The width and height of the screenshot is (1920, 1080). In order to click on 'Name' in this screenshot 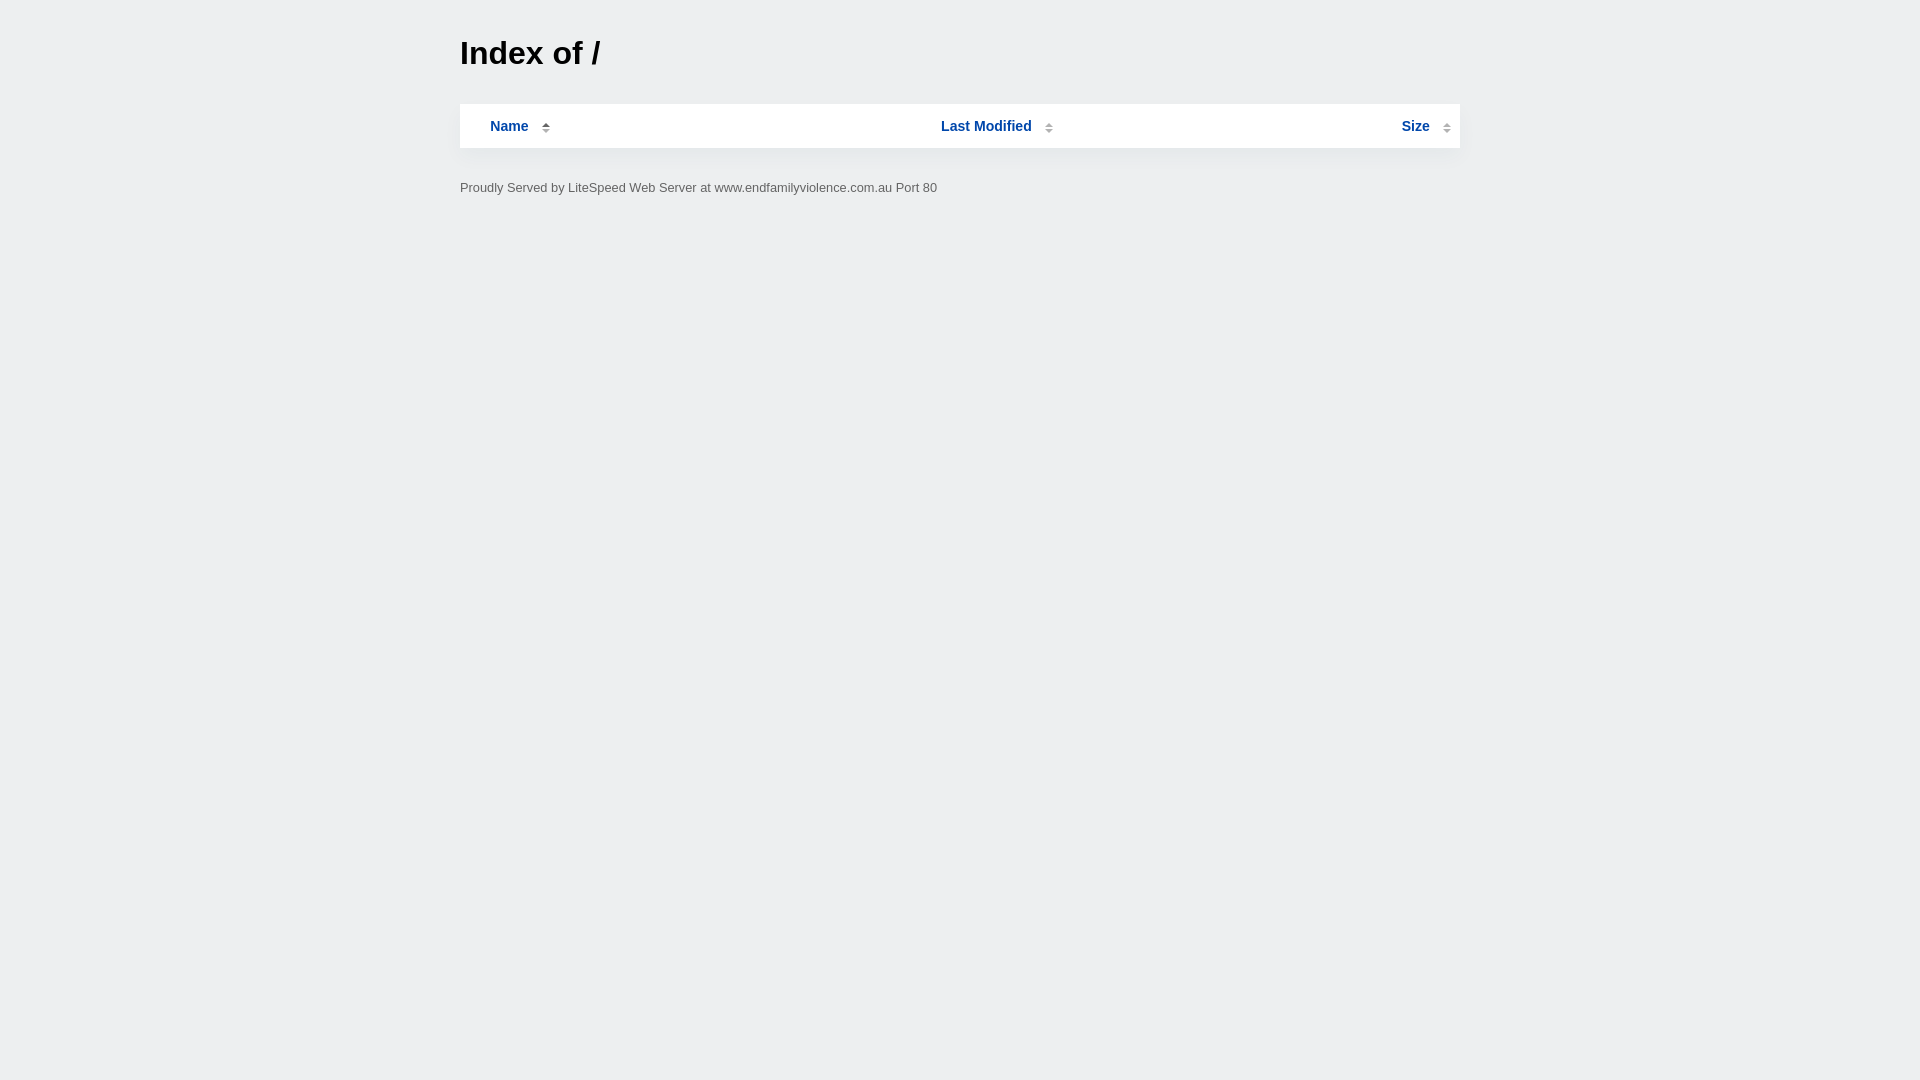, I will do `click(508, 126)`.